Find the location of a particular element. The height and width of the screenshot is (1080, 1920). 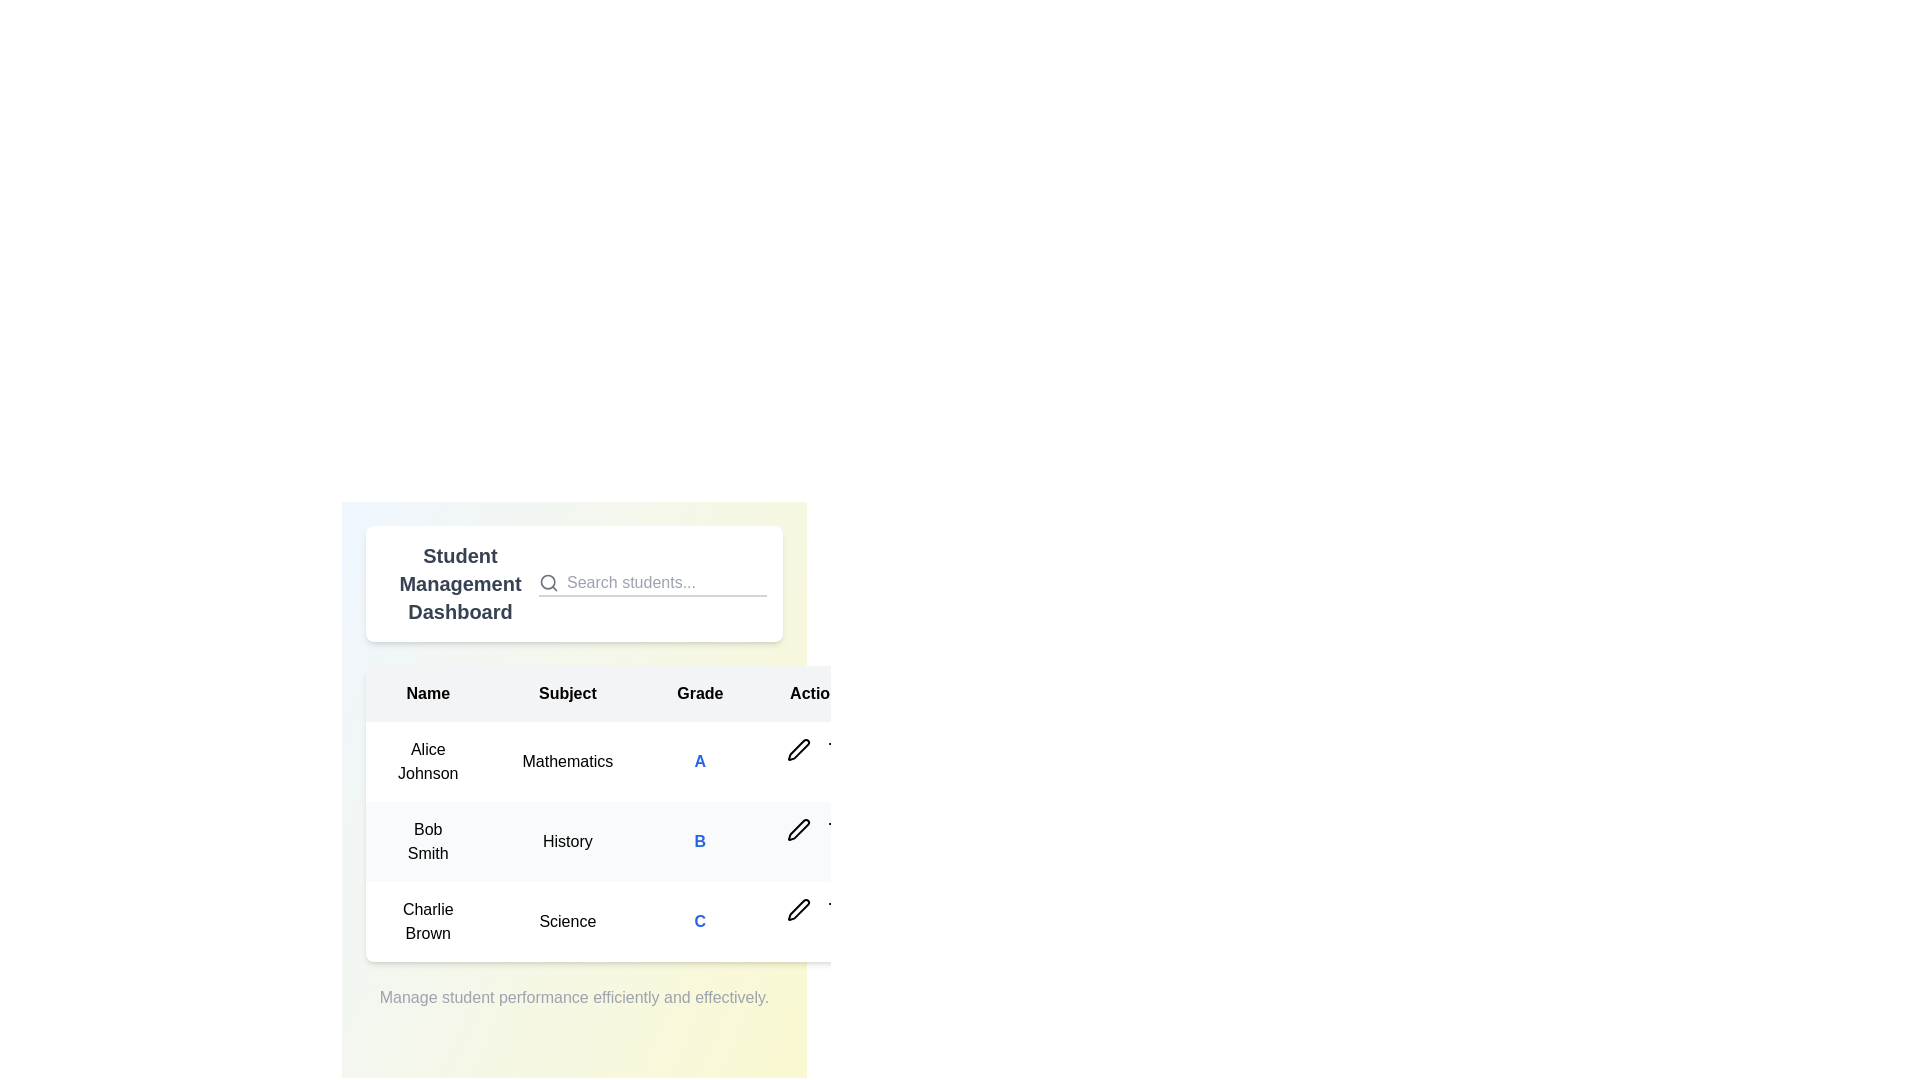

the second column header text label in the table that indicates the subject data for the entries below it is located at coordinates (566, 693).